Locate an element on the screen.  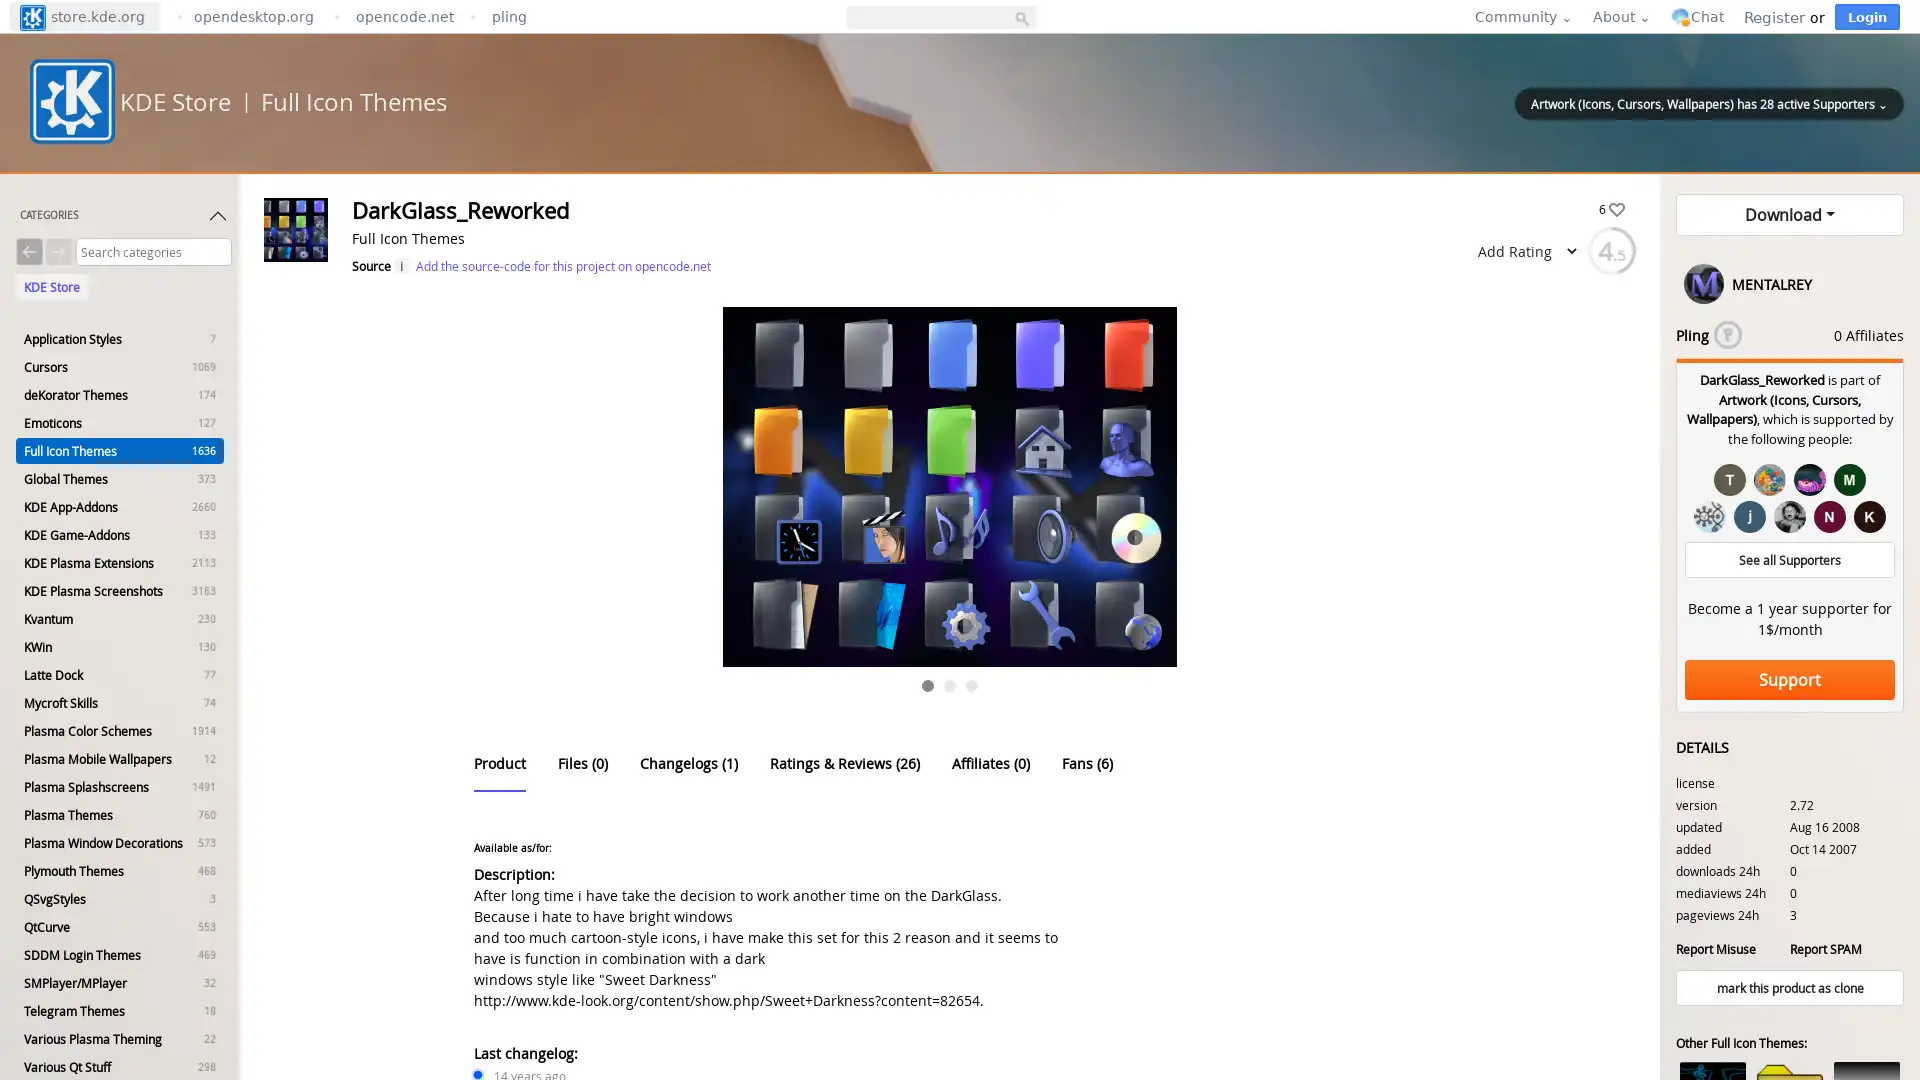
Go to slide 3 is located at coordinates (972, 685).